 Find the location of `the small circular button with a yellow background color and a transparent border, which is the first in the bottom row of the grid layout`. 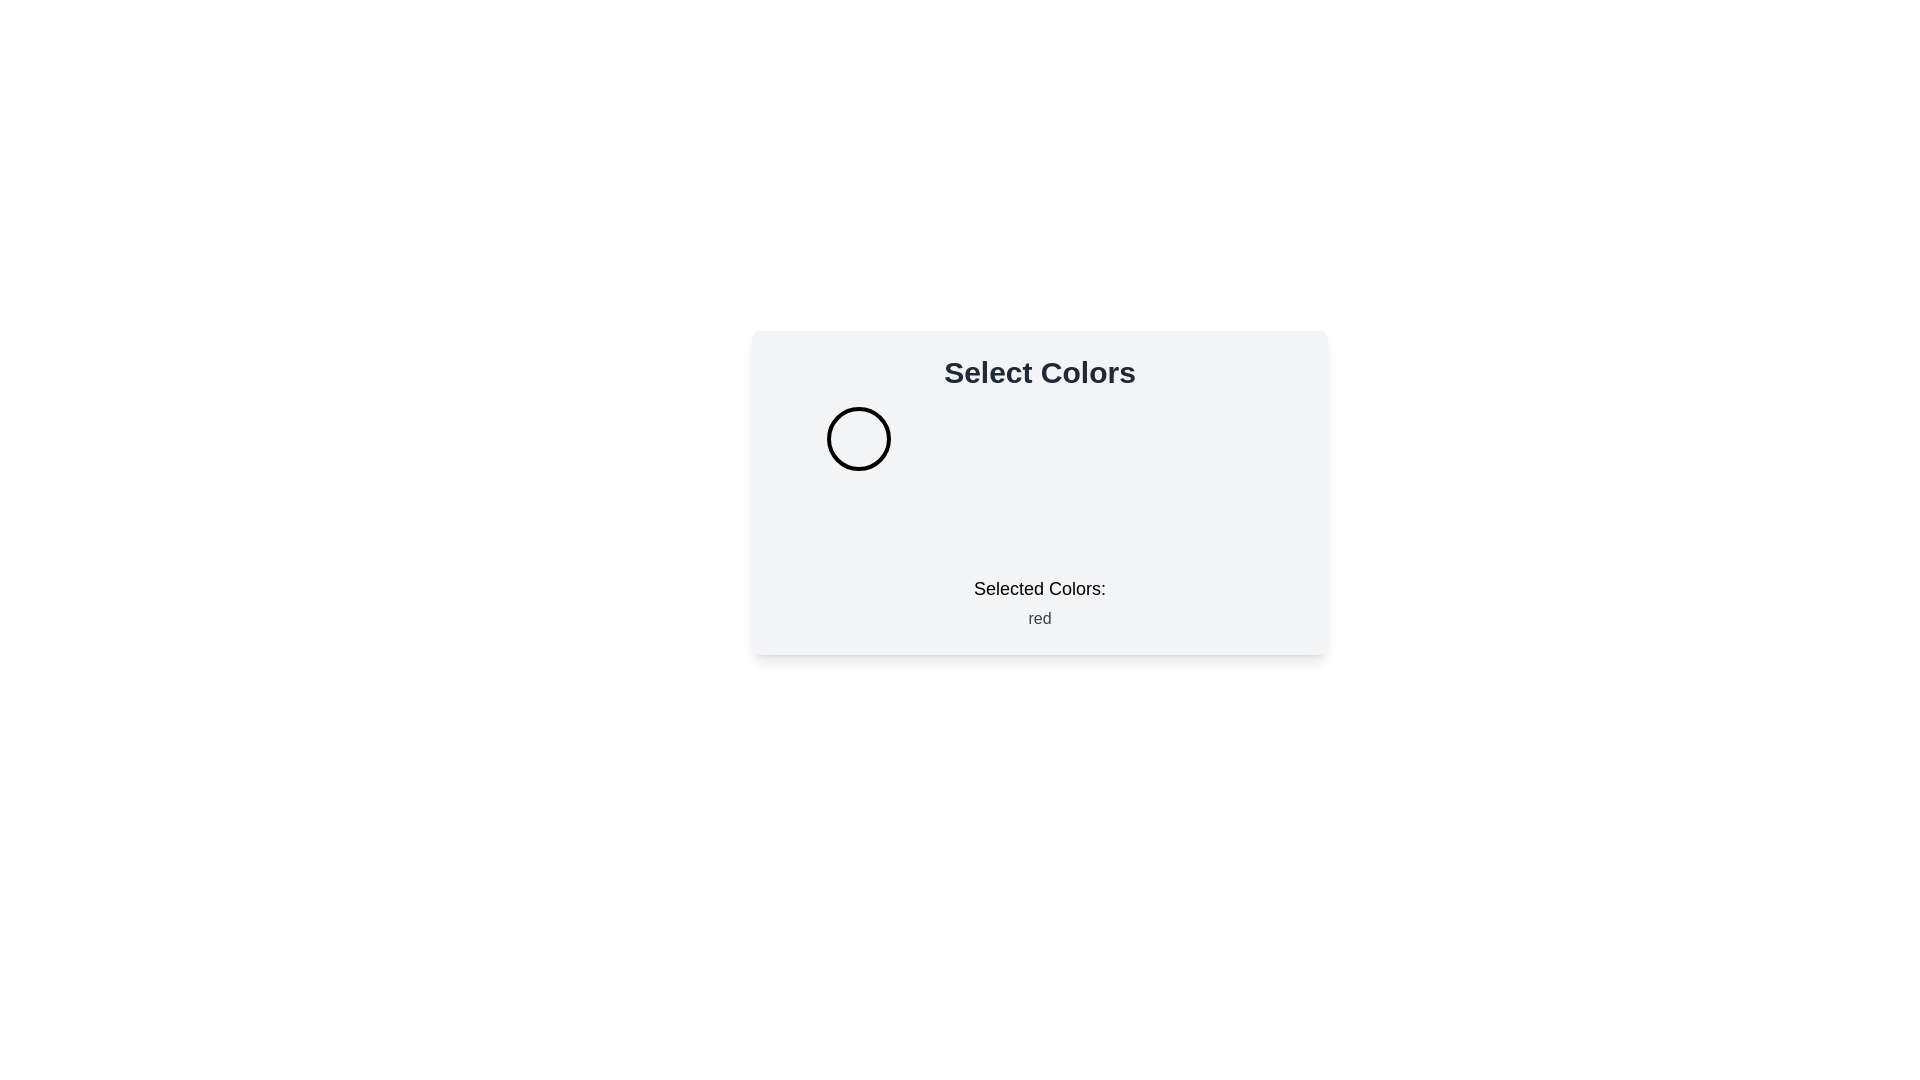

the small circular button with a yellow background color and a transparent border, which is the first in the bottom row of the grid layout is located at coordinates (858, 518).